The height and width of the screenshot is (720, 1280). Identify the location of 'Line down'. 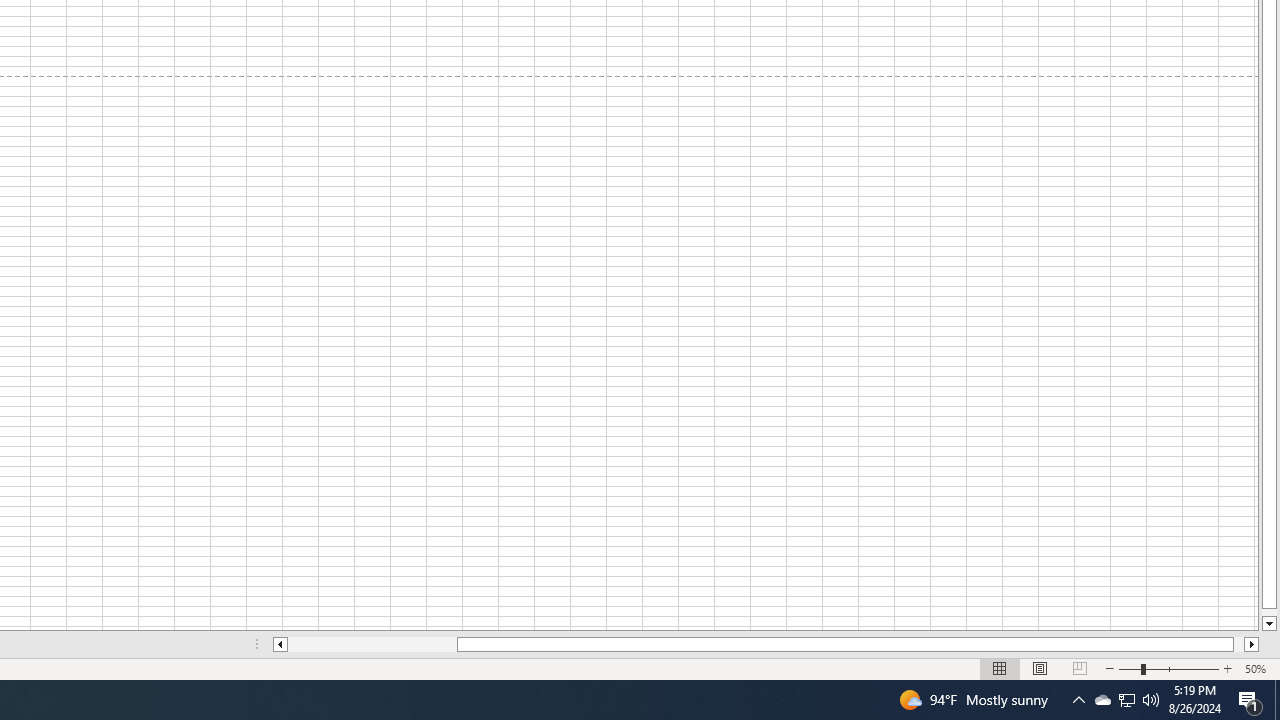
(1268, 623).